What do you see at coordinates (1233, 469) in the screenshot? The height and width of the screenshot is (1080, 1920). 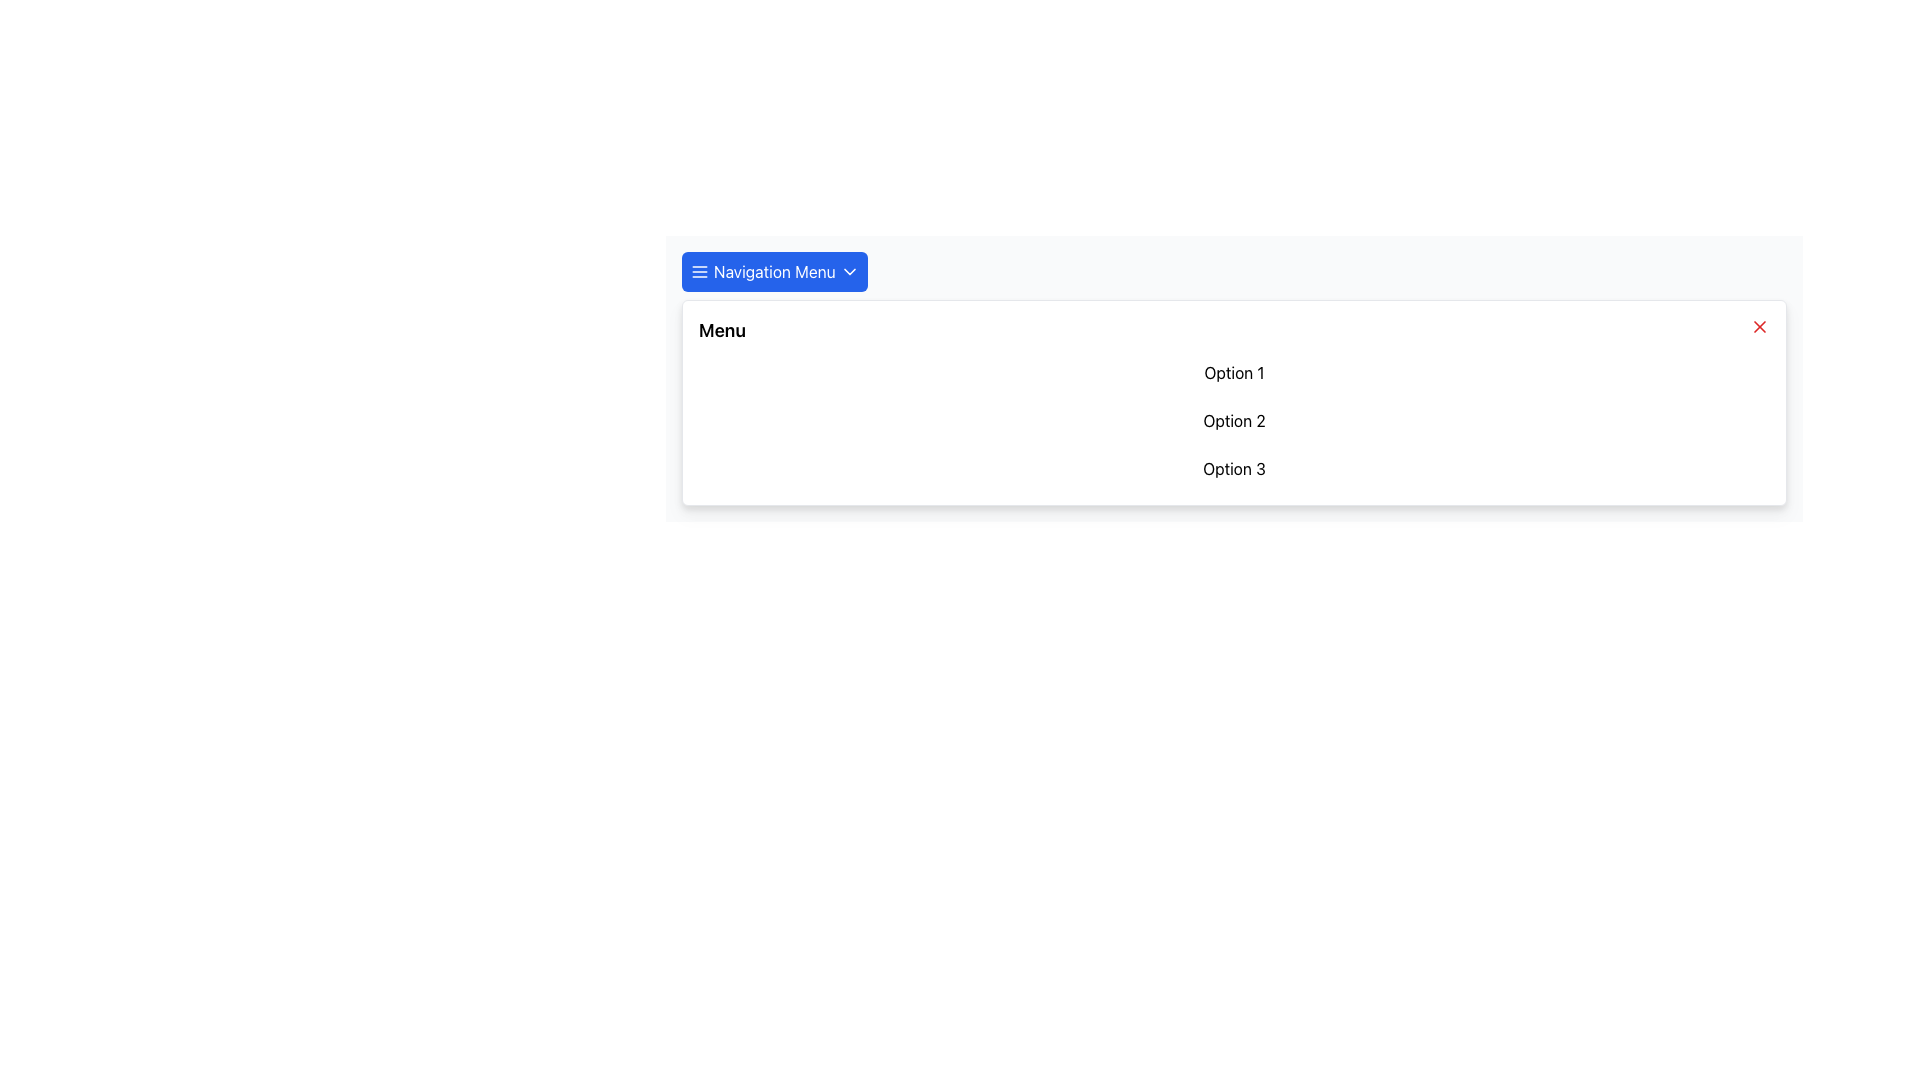 I see `the text label displaying 'Option 3' in the dropdown menu that is centered horizontally and positioned below 'Option 2'` at bounding box center [1233, 469].